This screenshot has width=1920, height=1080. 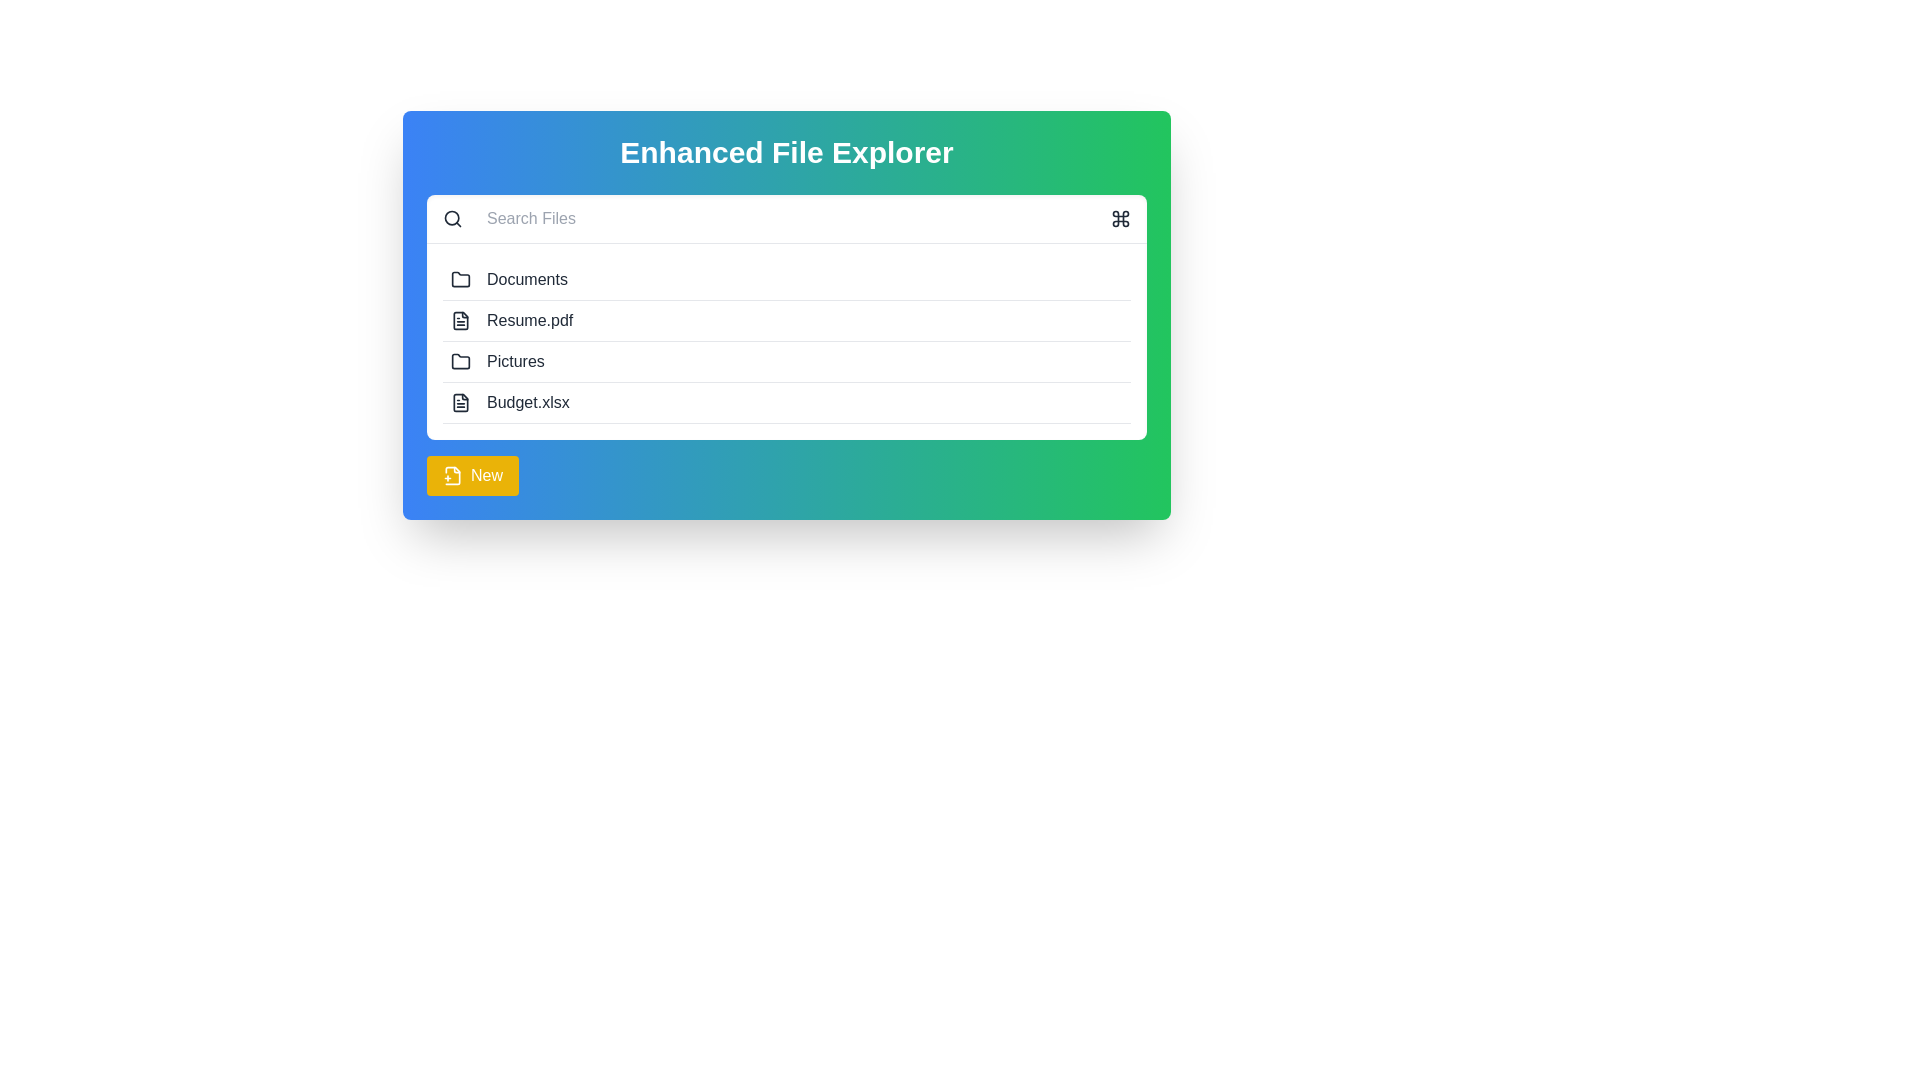 I want to click on the file row labeled 'Budget.xlsx', so click(x=786, y=403).